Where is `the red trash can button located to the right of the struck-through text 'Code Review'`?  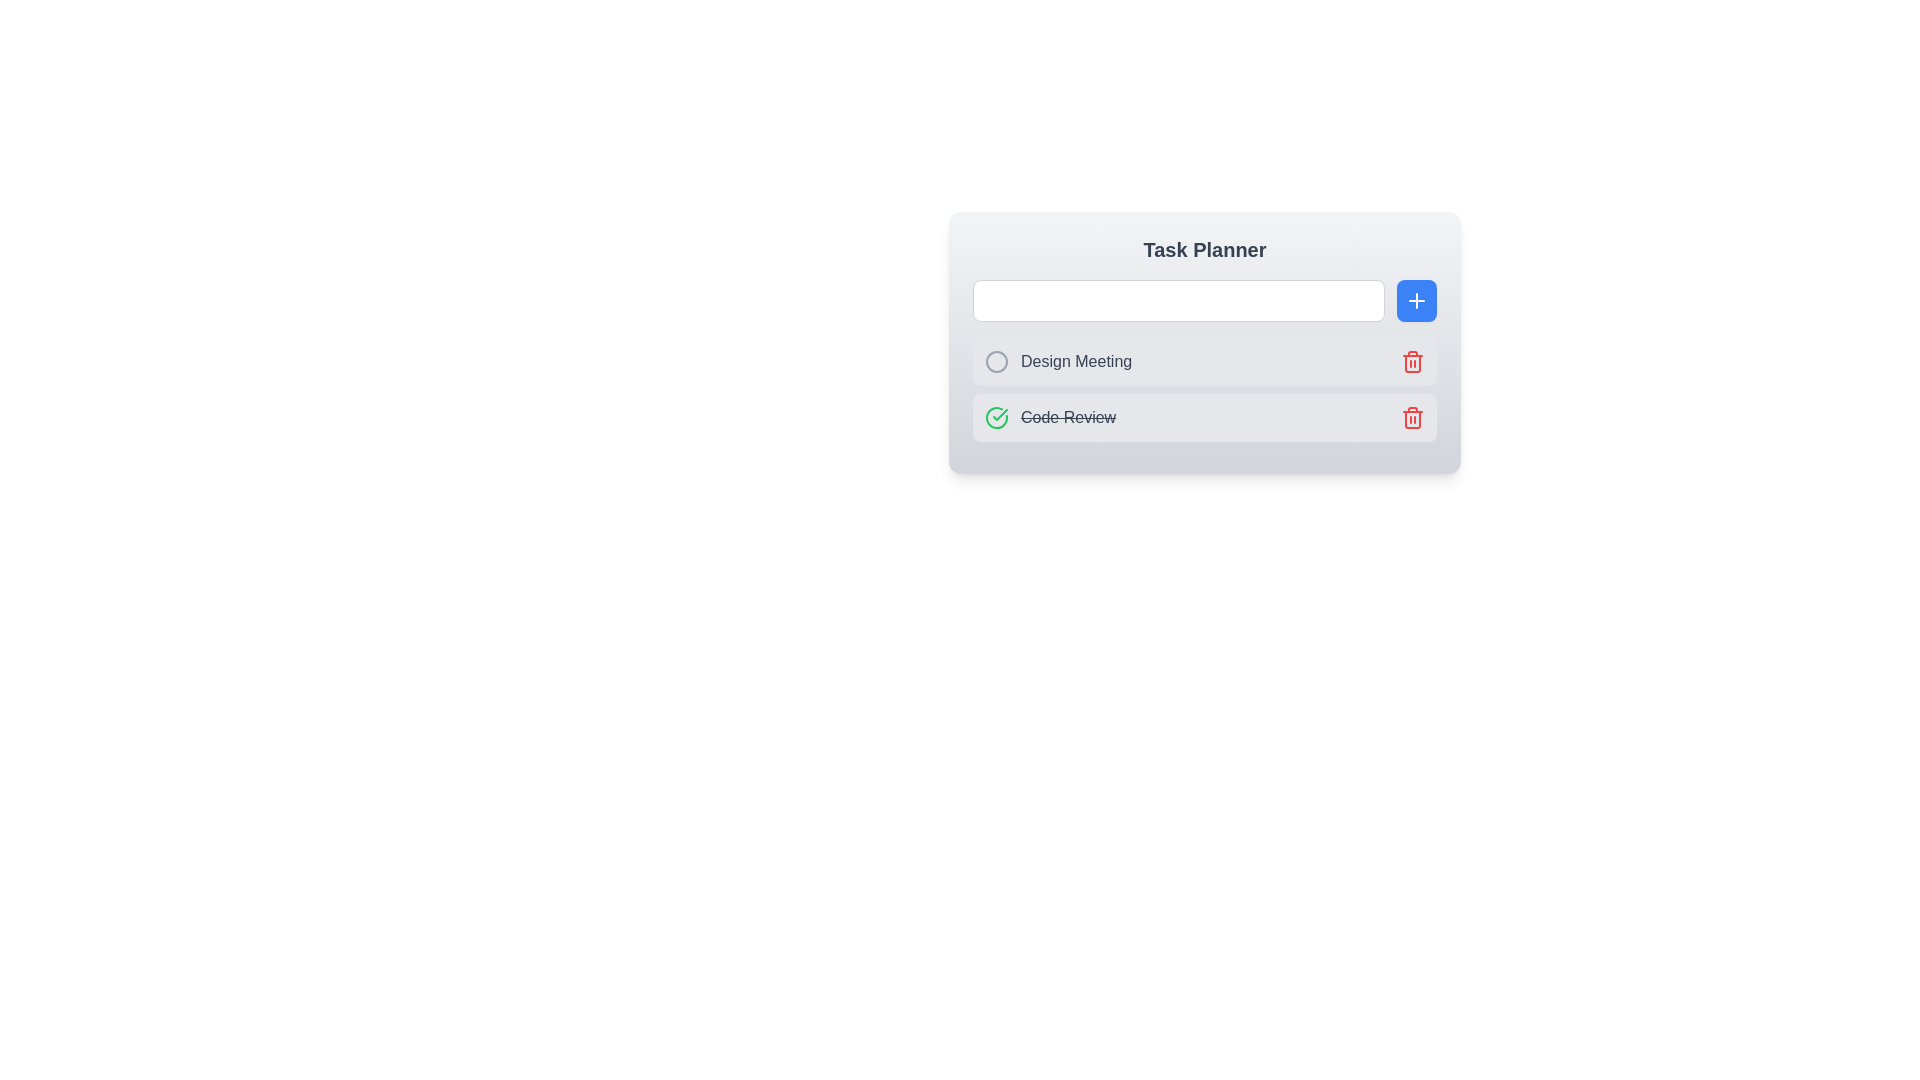 the red trash can button located to the right of the struck-through text 'Code Review' is located at coordinates (1405, 416).